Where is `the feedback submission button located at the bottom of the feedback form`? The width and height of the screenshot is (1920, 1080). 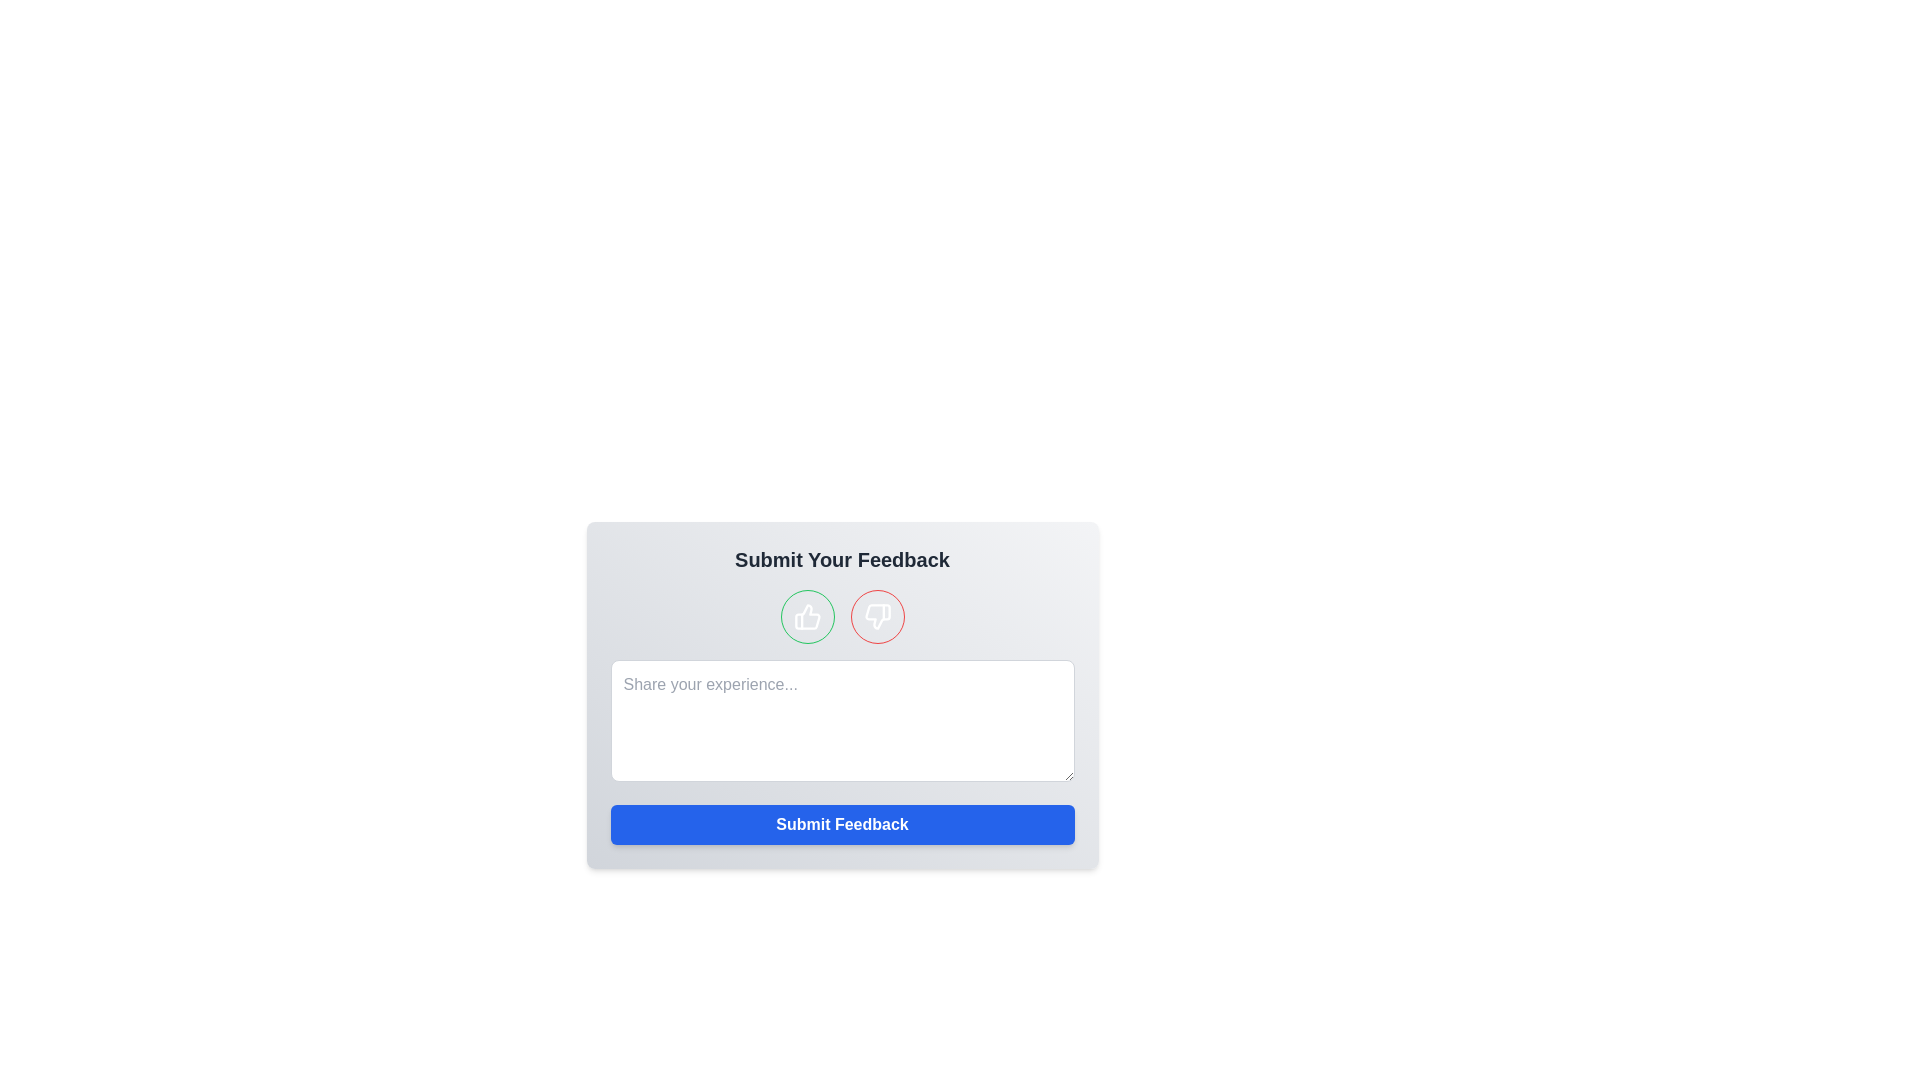 the feedback submission button located at the bottom of the feedback form is located at coordinates (842, 825).